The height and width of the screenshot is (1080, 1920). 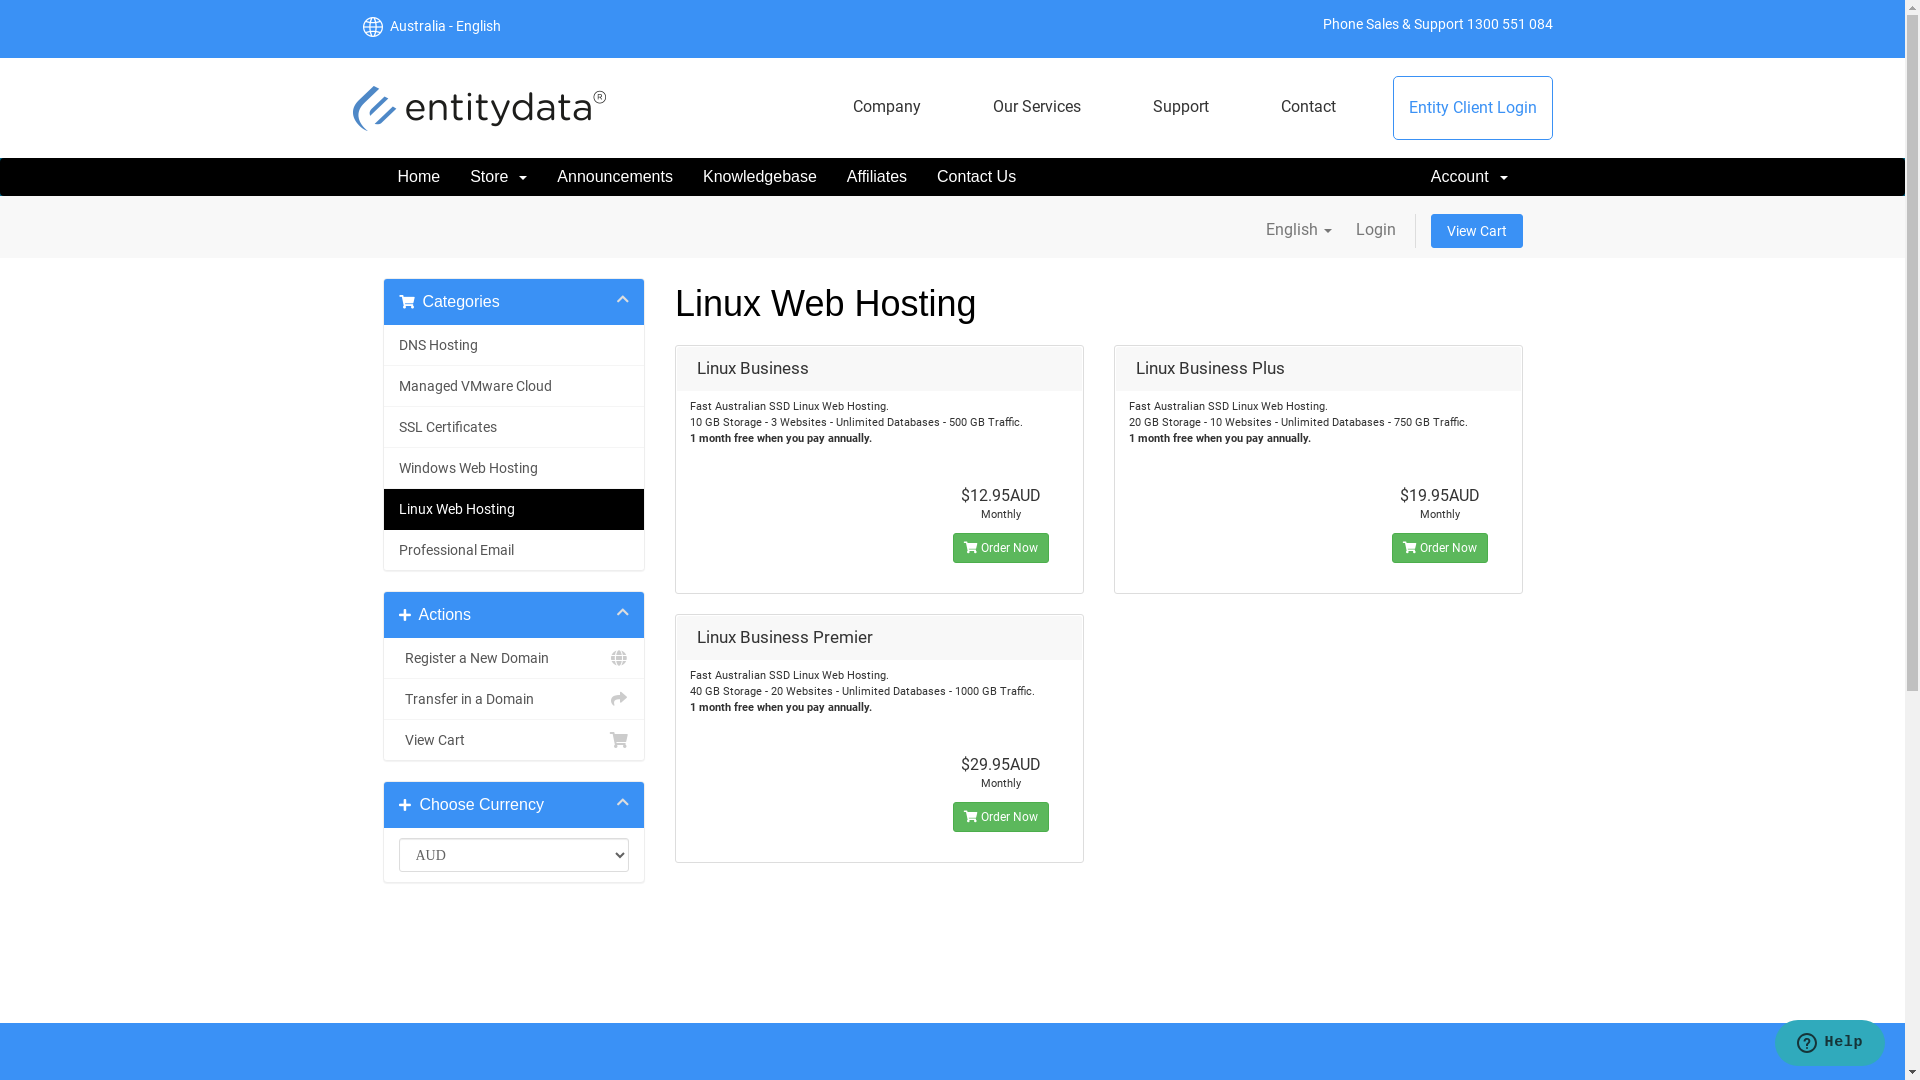 I want to click on 'Account  ', so click(x=1469, y=176).